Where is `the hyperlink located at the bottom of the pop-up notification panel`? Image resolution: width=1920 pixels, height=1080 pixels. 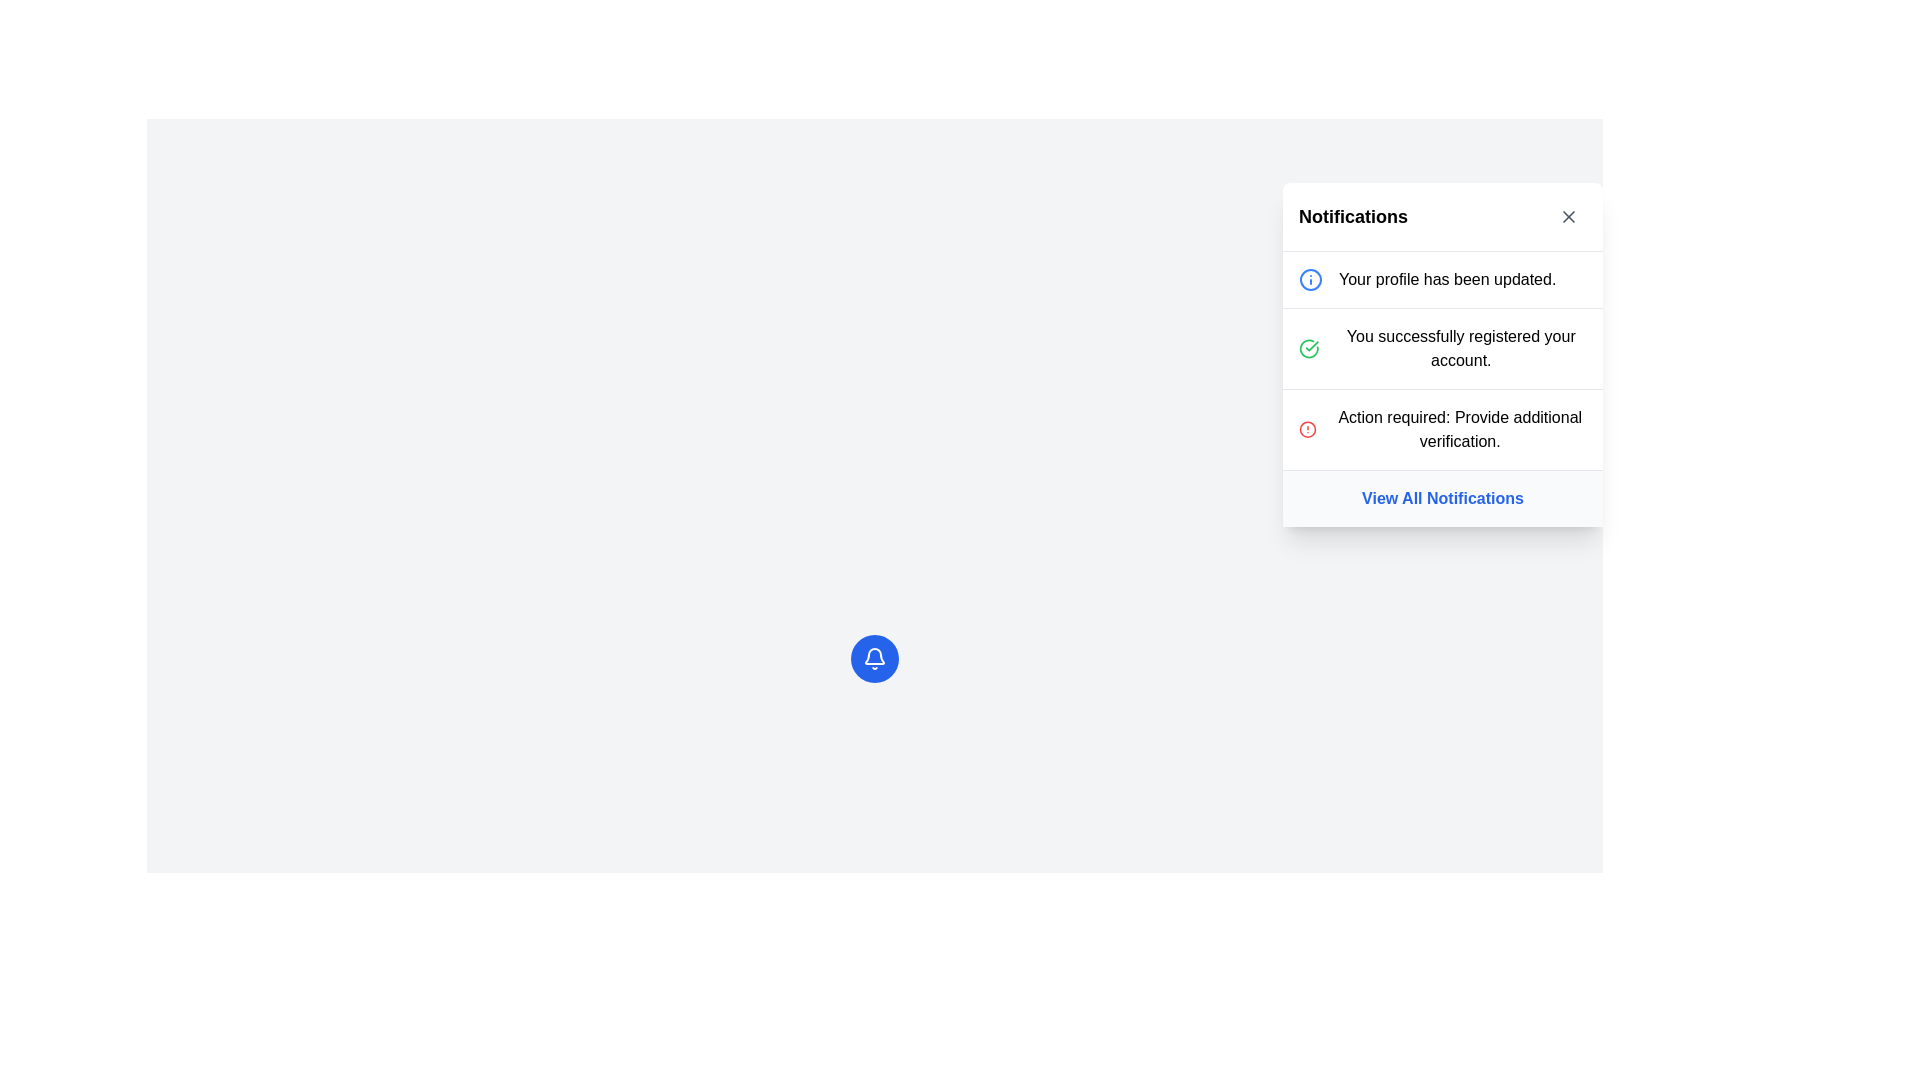 the hyperlink located at the bottom of the pop-up notification panel is located at coordinates (1443, 497).